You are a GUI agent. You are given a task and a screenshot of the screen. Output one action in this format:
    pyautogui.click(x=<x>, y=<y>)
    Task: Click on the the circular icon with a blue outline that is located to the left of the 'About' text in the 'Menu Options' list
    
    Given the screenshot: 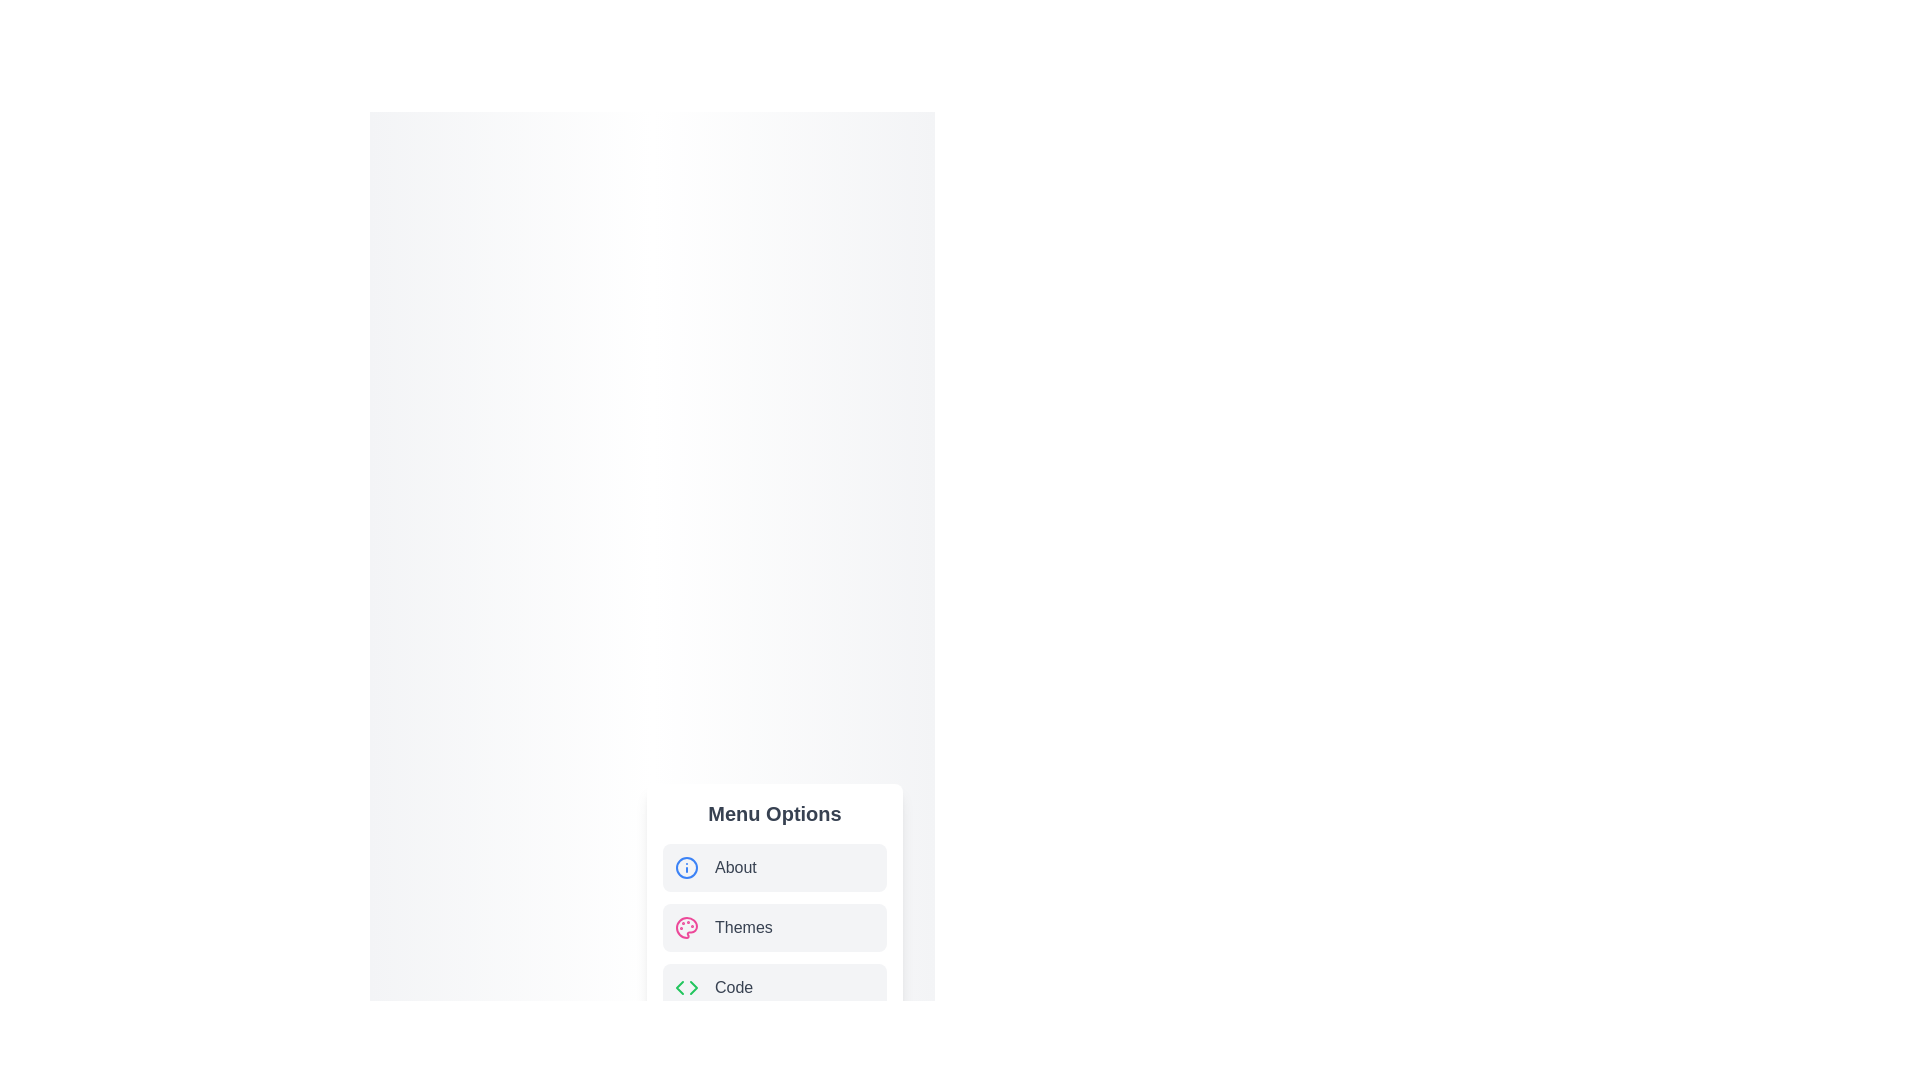 What is the action you would take?
    pyautogui.click(x=686, y=866)
    